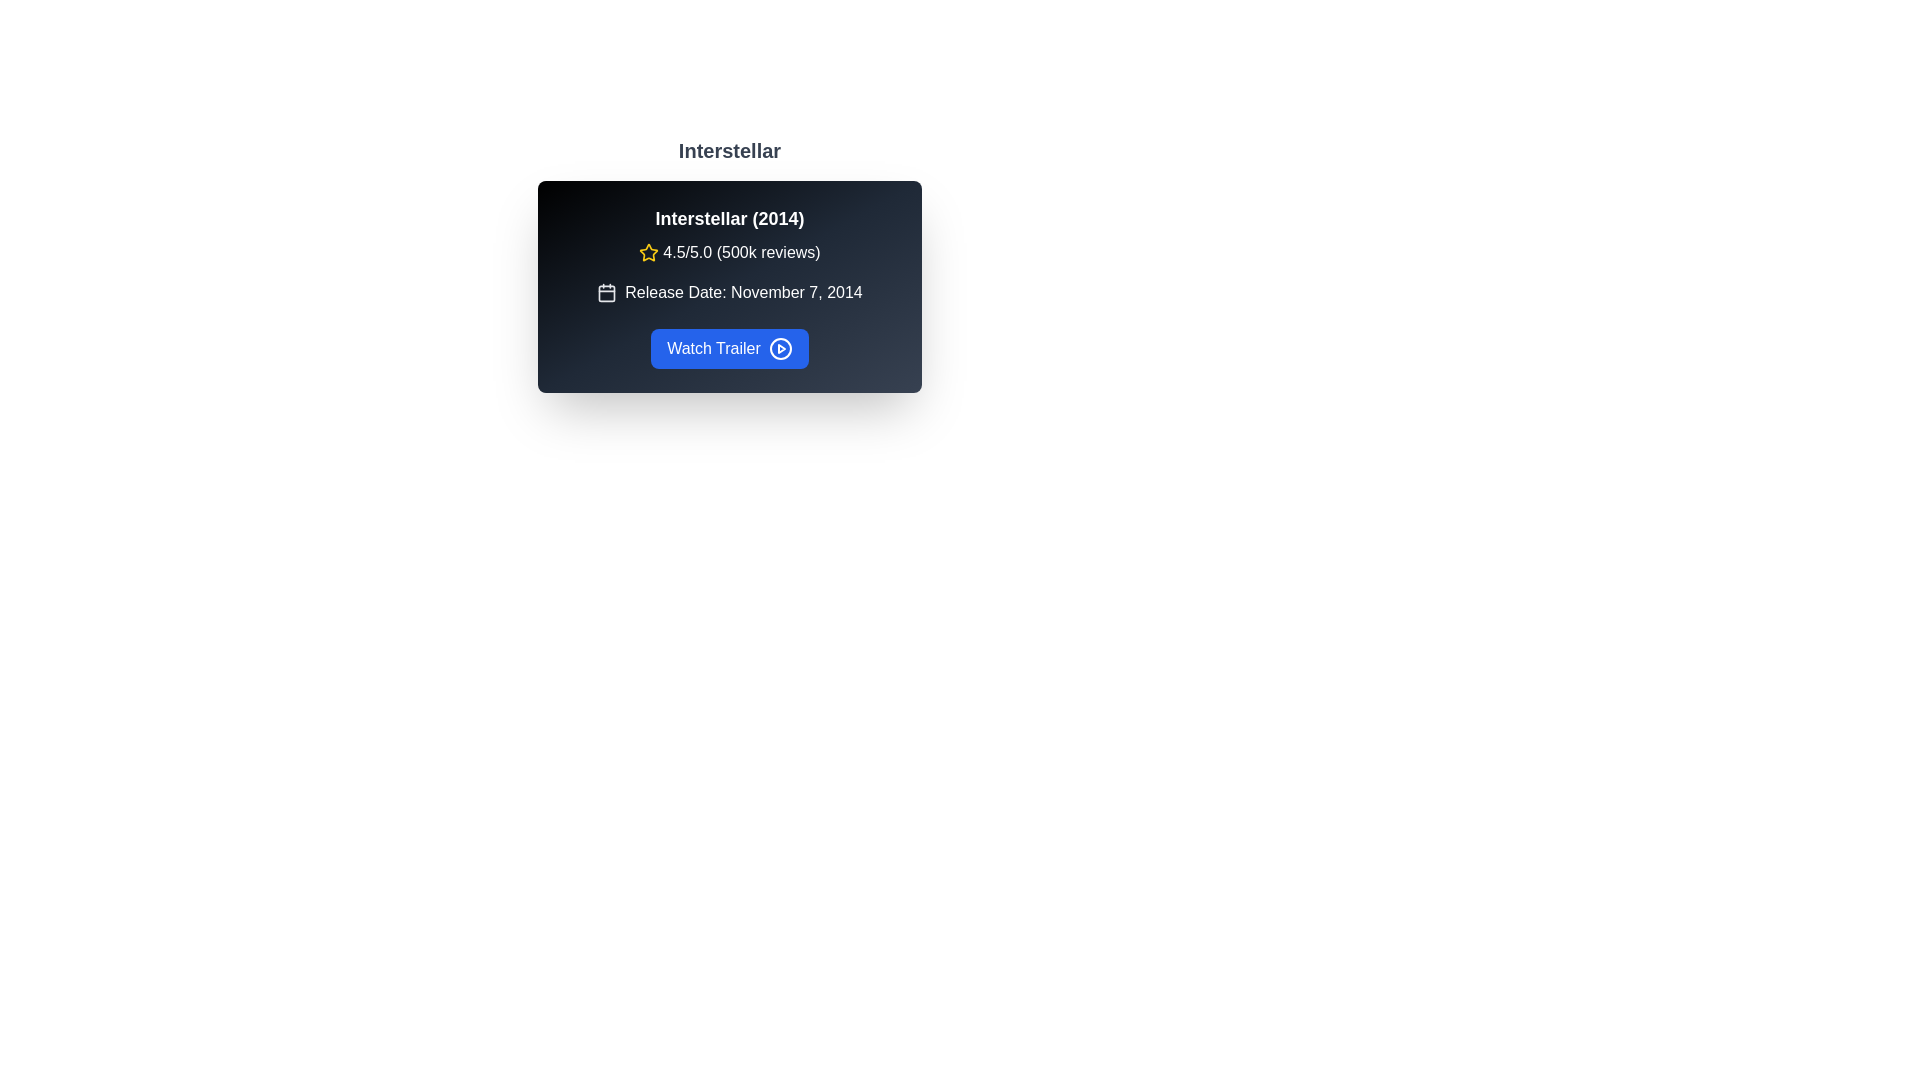  Describe the element at coordinates (606, 293) in the screenshot. I see `the decorative background of the calendar icon, which is a rectangular area with rounded edges located below the month indicators` at that location.